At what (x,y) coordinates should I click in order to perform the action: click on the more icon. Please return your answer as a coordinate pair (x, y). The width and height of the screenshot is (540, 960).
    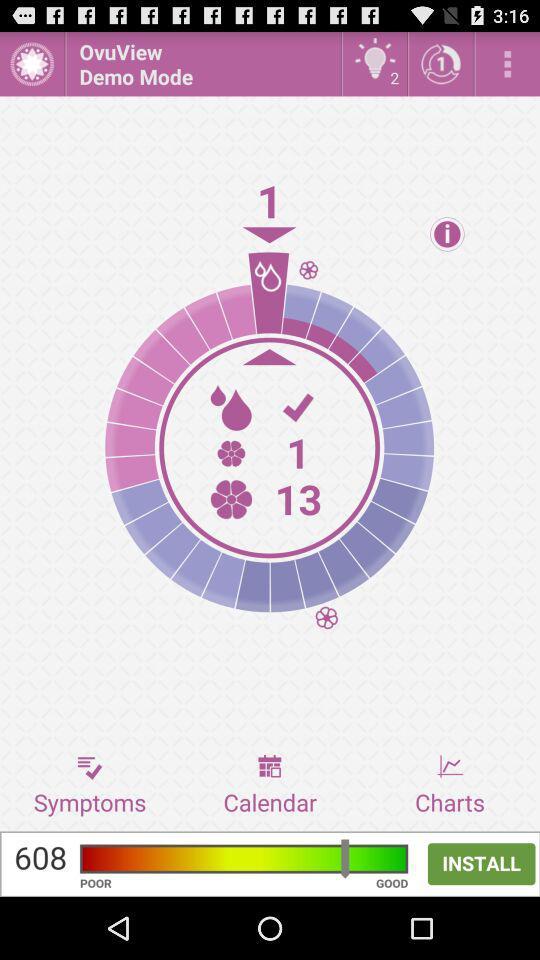
    Looking at the image, I should click on (507, 68).